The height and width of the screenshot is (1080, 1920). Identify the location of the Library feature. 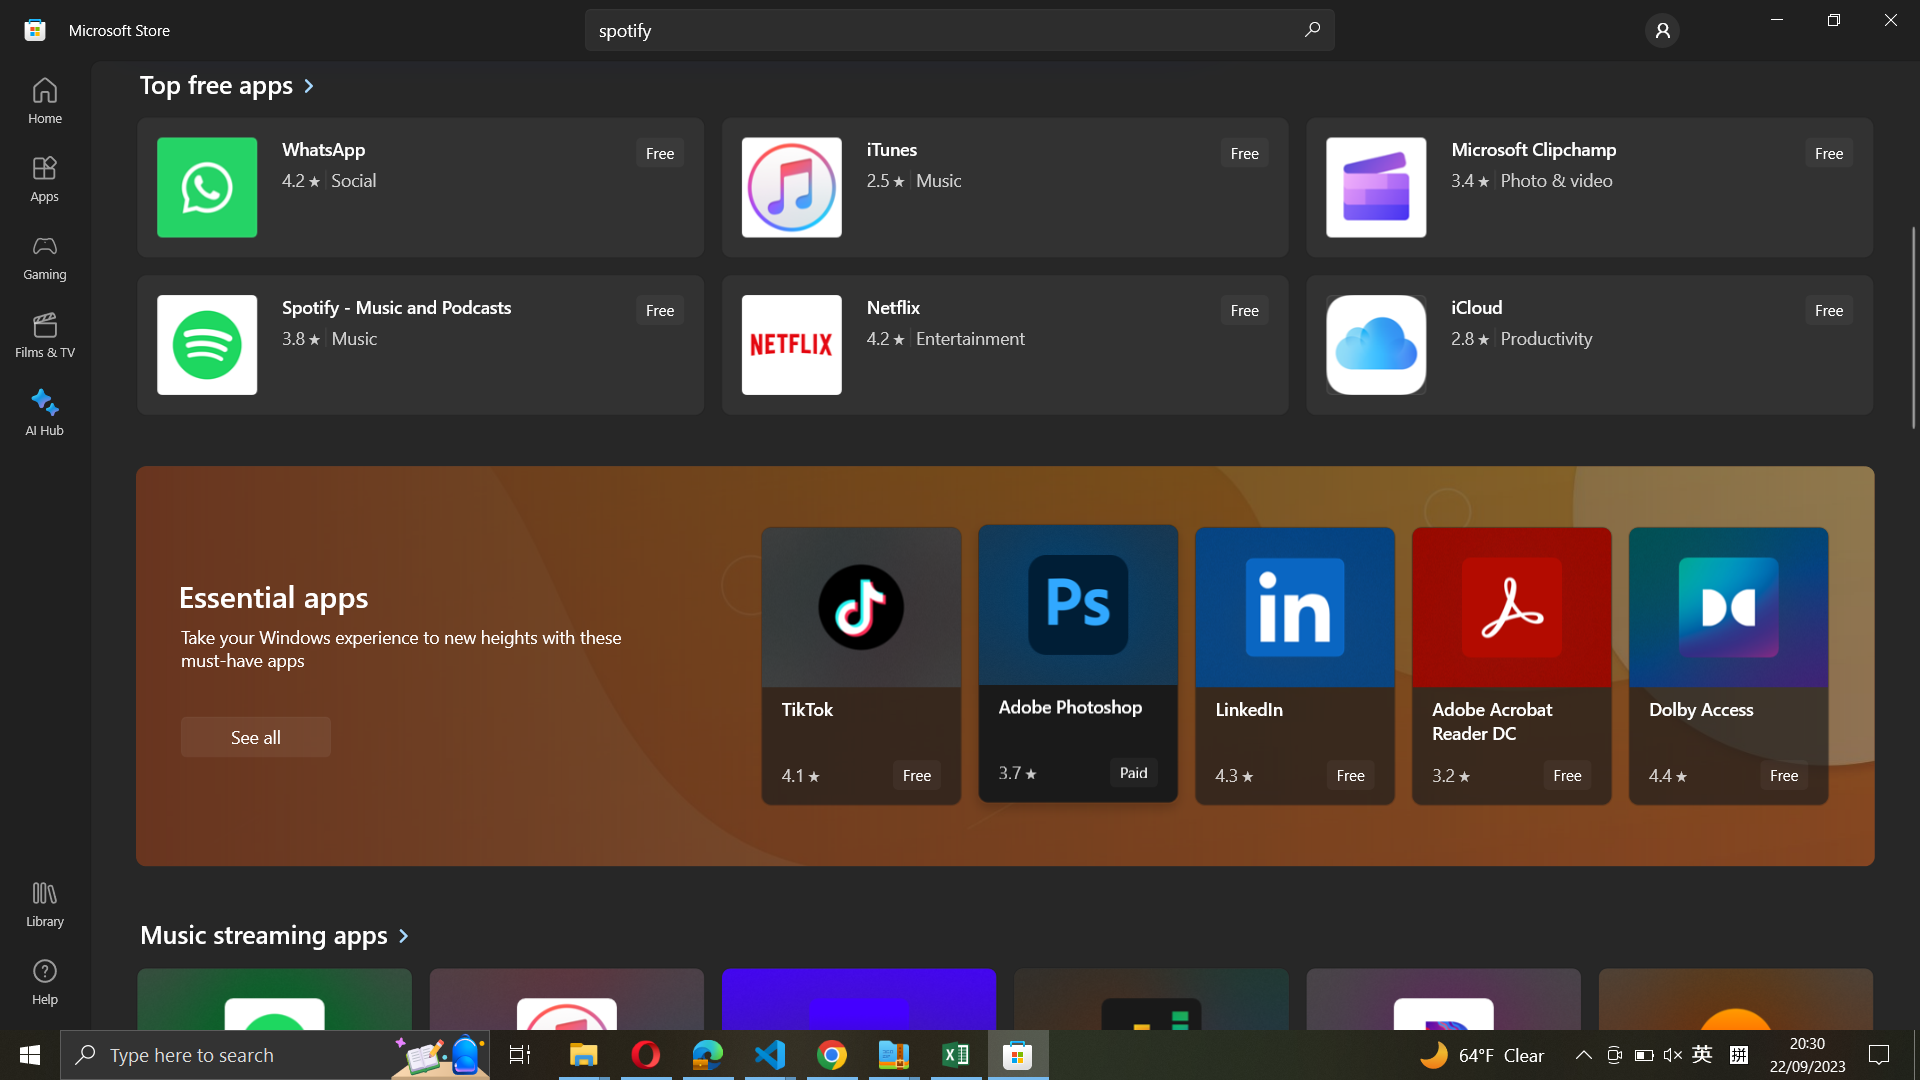
(43, 906).